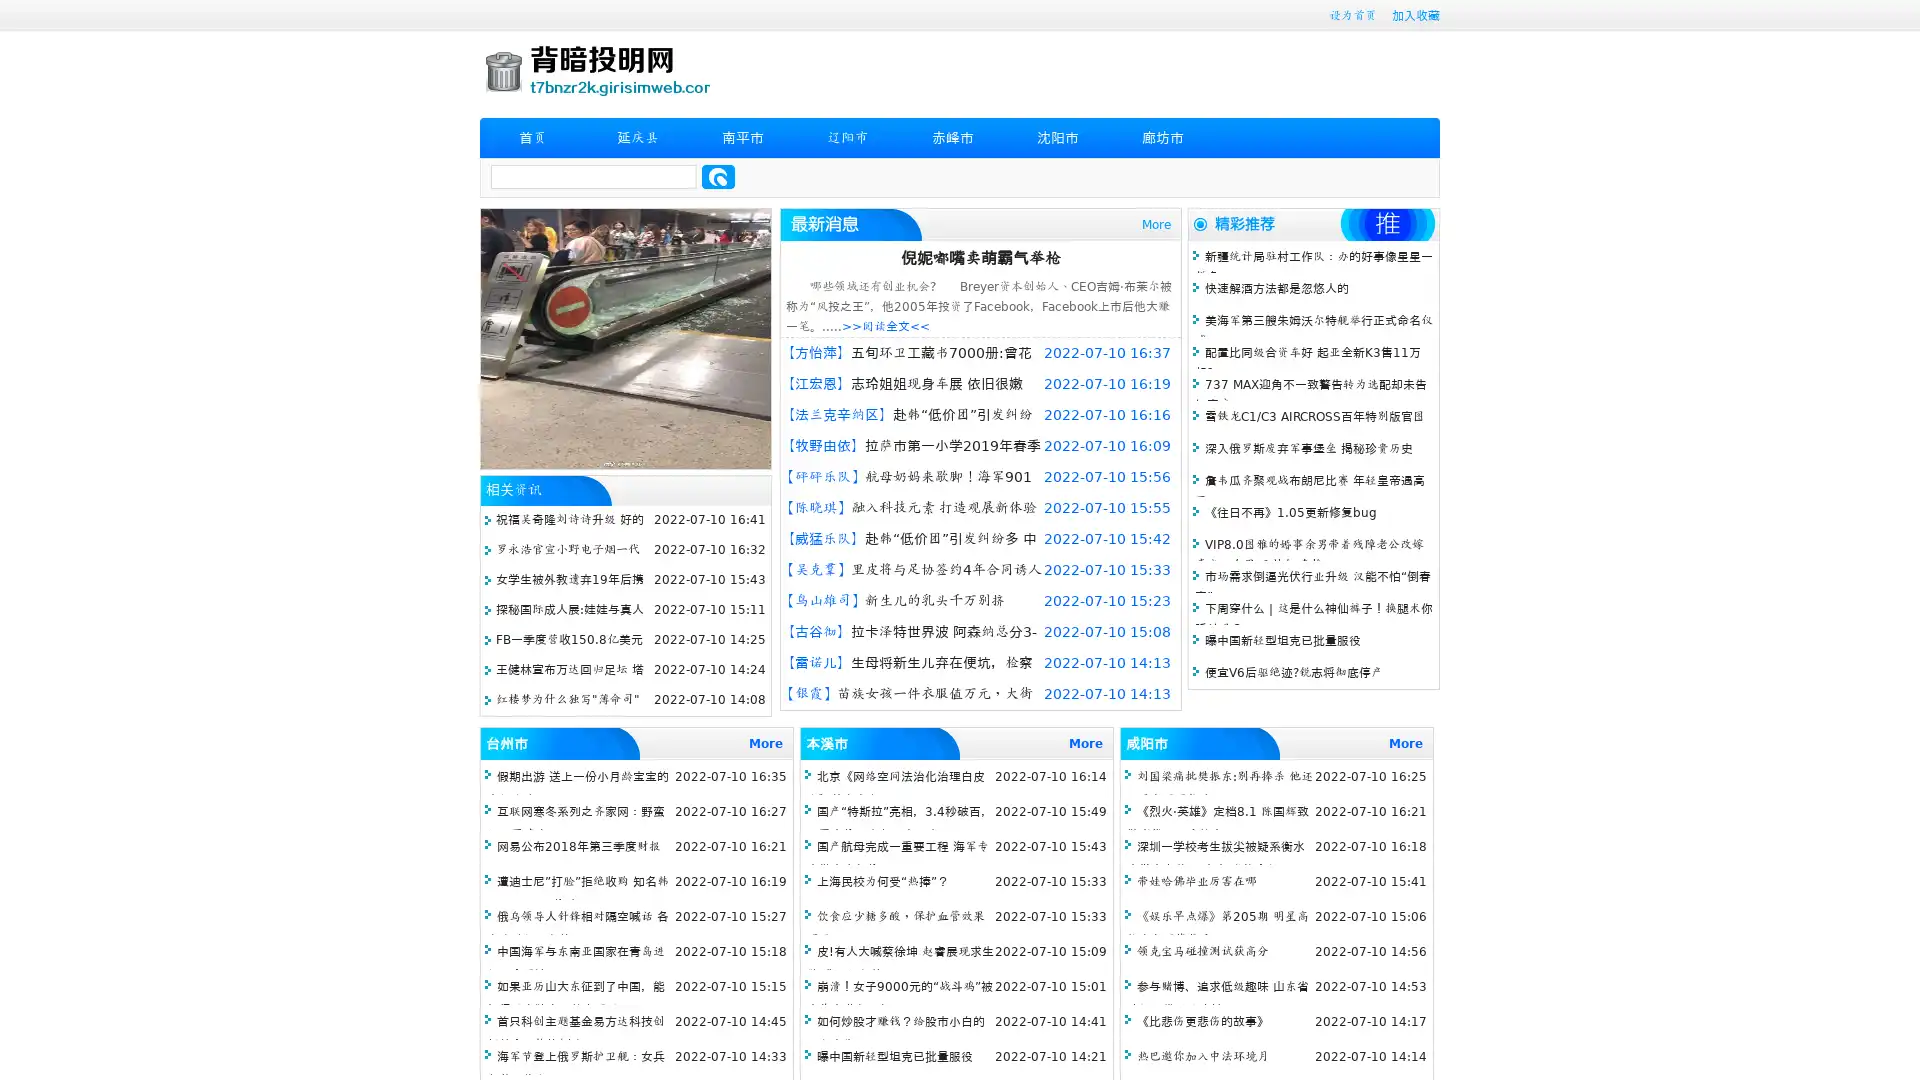 The image size is (1920, 1080). Describe the element at coordinates (718, 176) in the screenshot. I see `Search` at that location.